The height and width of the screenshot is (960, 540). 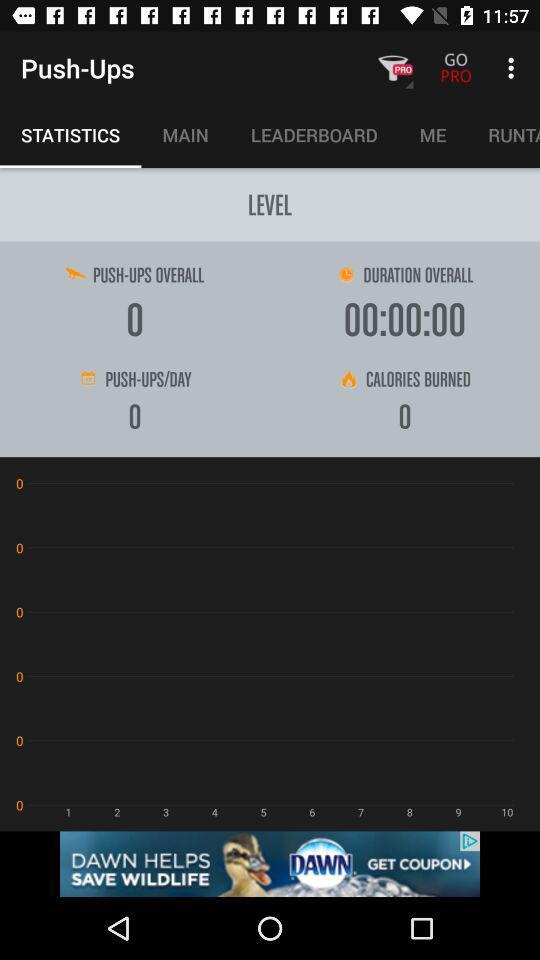 What do you see at coordinates (393, 68) in the screenshot?
I see `pro button which is beside go pro at top of the page` at bounding box center [393, 68].